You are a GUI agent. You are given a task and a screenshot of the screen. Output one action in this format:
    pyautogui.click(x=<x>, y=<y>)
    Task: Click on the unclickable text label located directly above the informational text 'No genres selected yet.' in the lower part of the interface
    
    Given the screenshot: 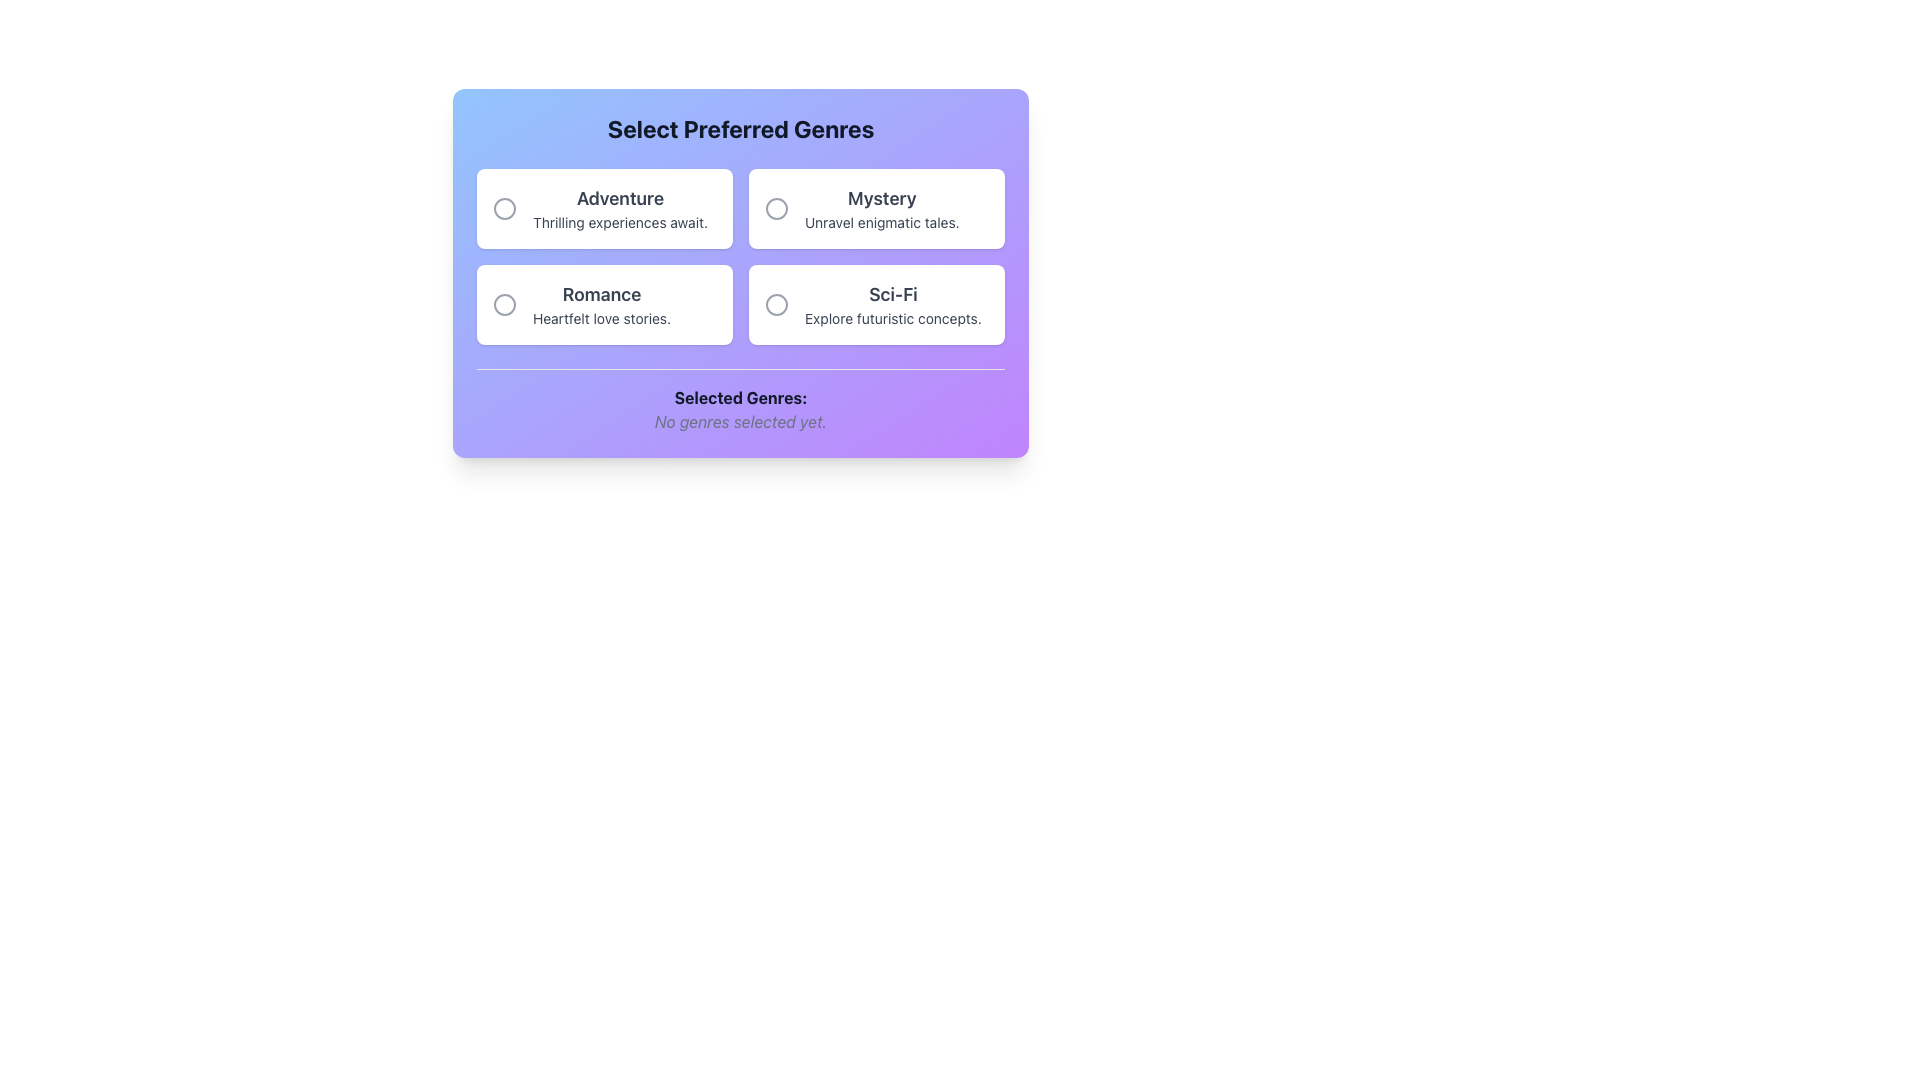 What is the action you would take?
    pyautogui.click(x=739, y=397)
    